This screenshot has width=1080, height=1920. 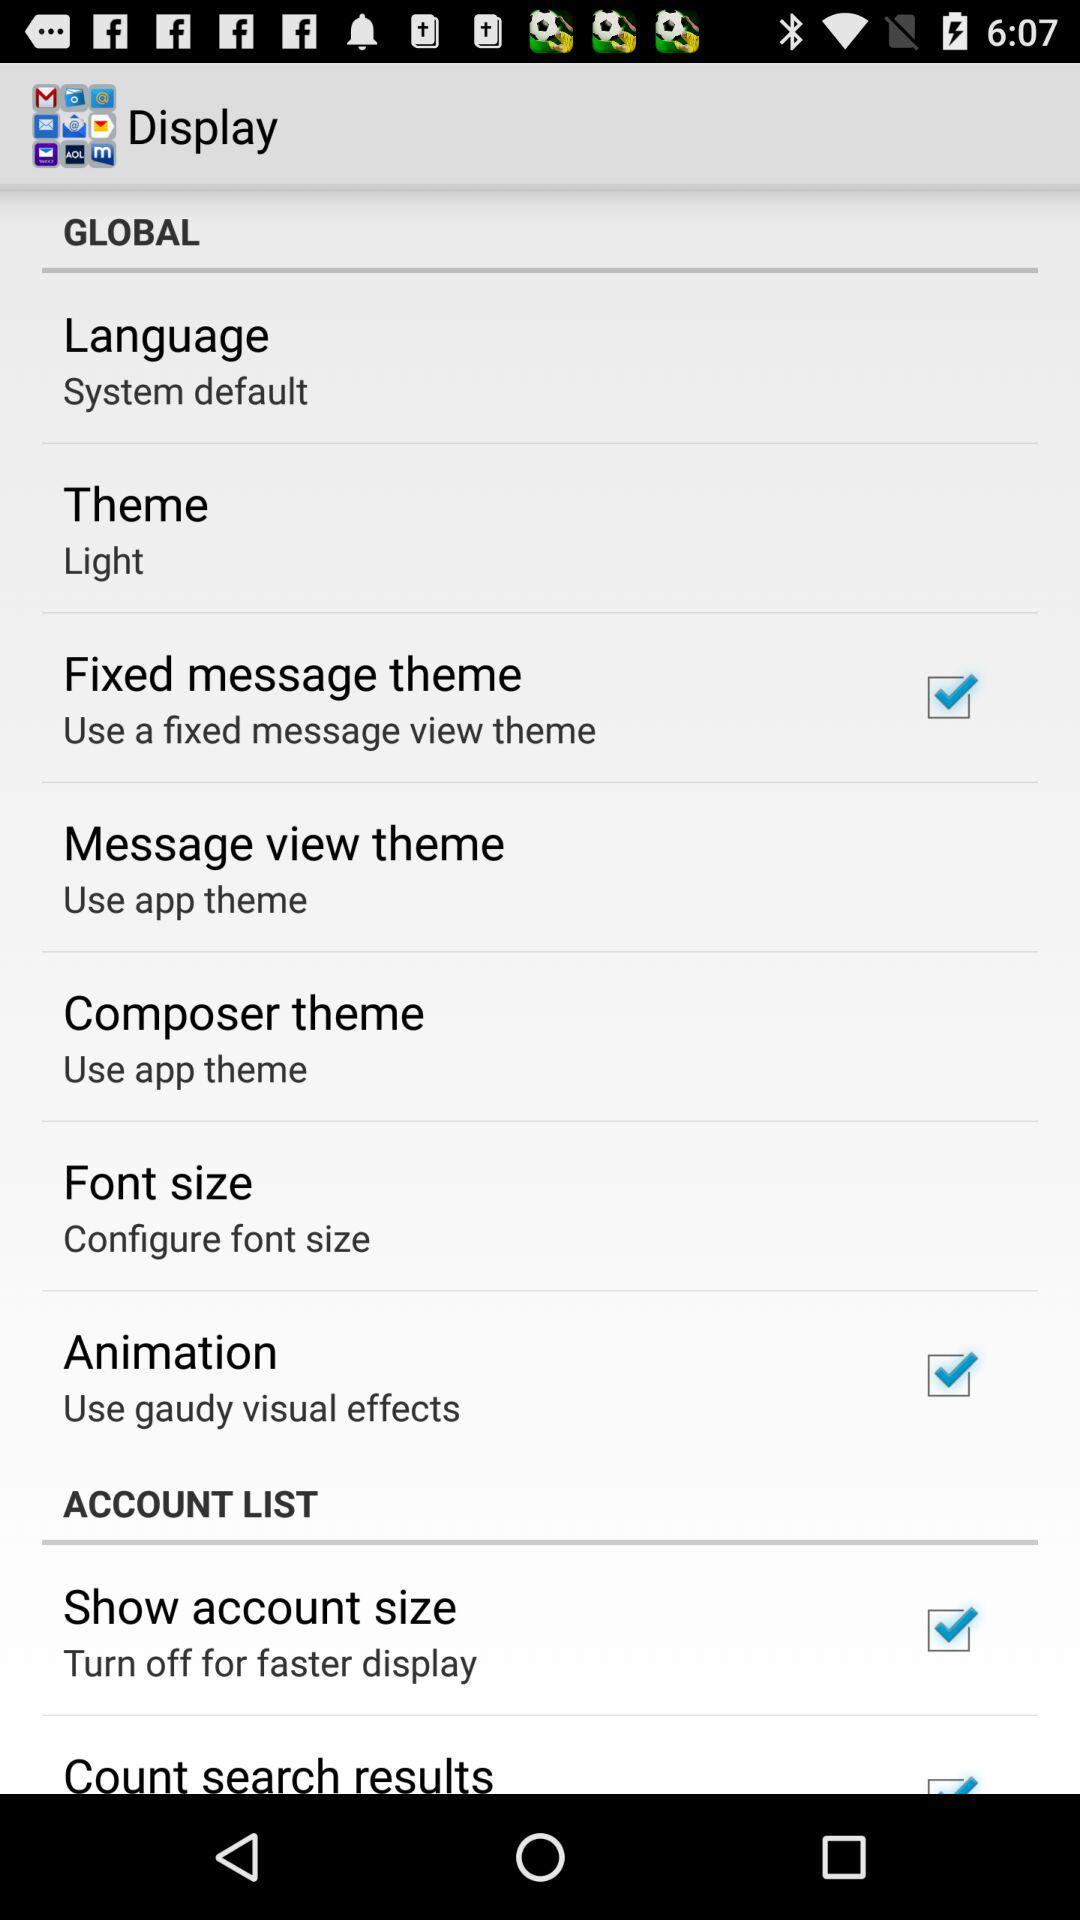 What do you see at coordinates (278, 1768) in the screenshot?
I see `count search results` at bounding box center [278, 1768].